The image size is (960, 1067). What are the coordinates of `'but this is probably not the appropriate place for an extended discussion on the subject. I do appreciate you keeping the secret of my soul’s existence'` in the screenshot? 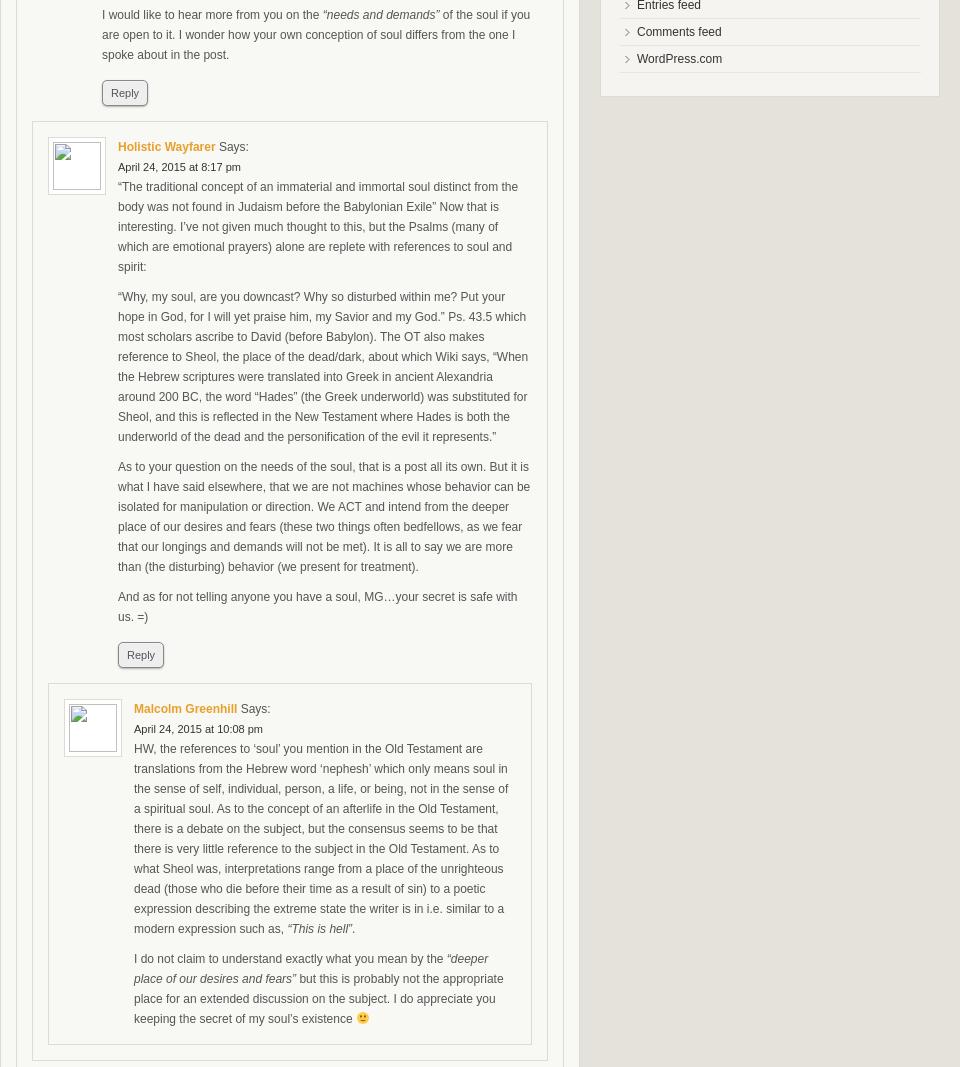 It's located at (133, 999).